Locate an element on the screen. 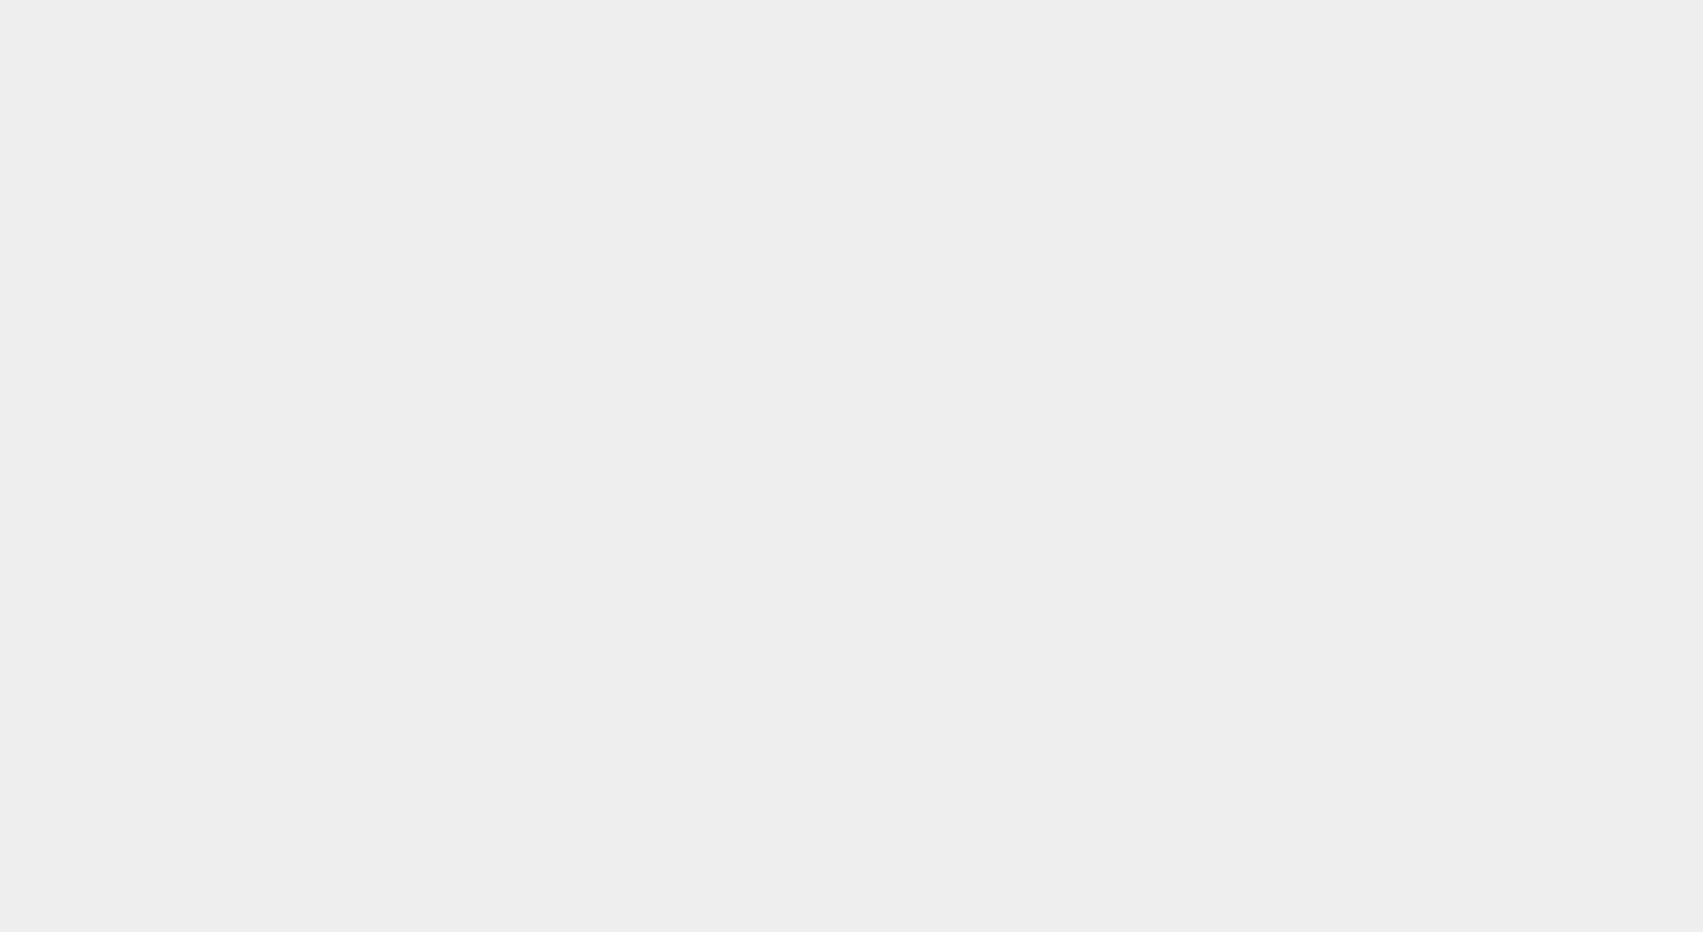 This screenshot has width=1703, height=952. 'FAQ' is located at coordinates (265, 525).